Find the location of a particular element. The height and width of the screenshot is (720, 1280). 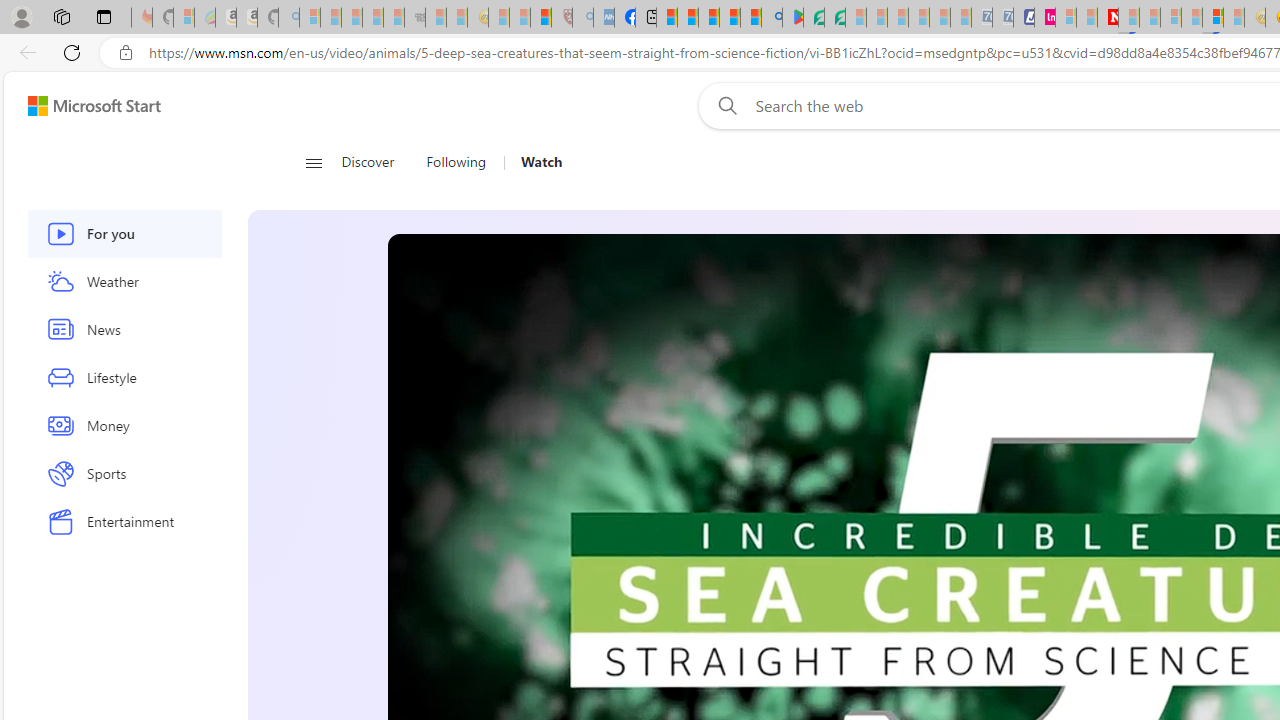

'Microsoft-Report a Concern to Bing - Sleeping' is located at coordinates (184, 17).